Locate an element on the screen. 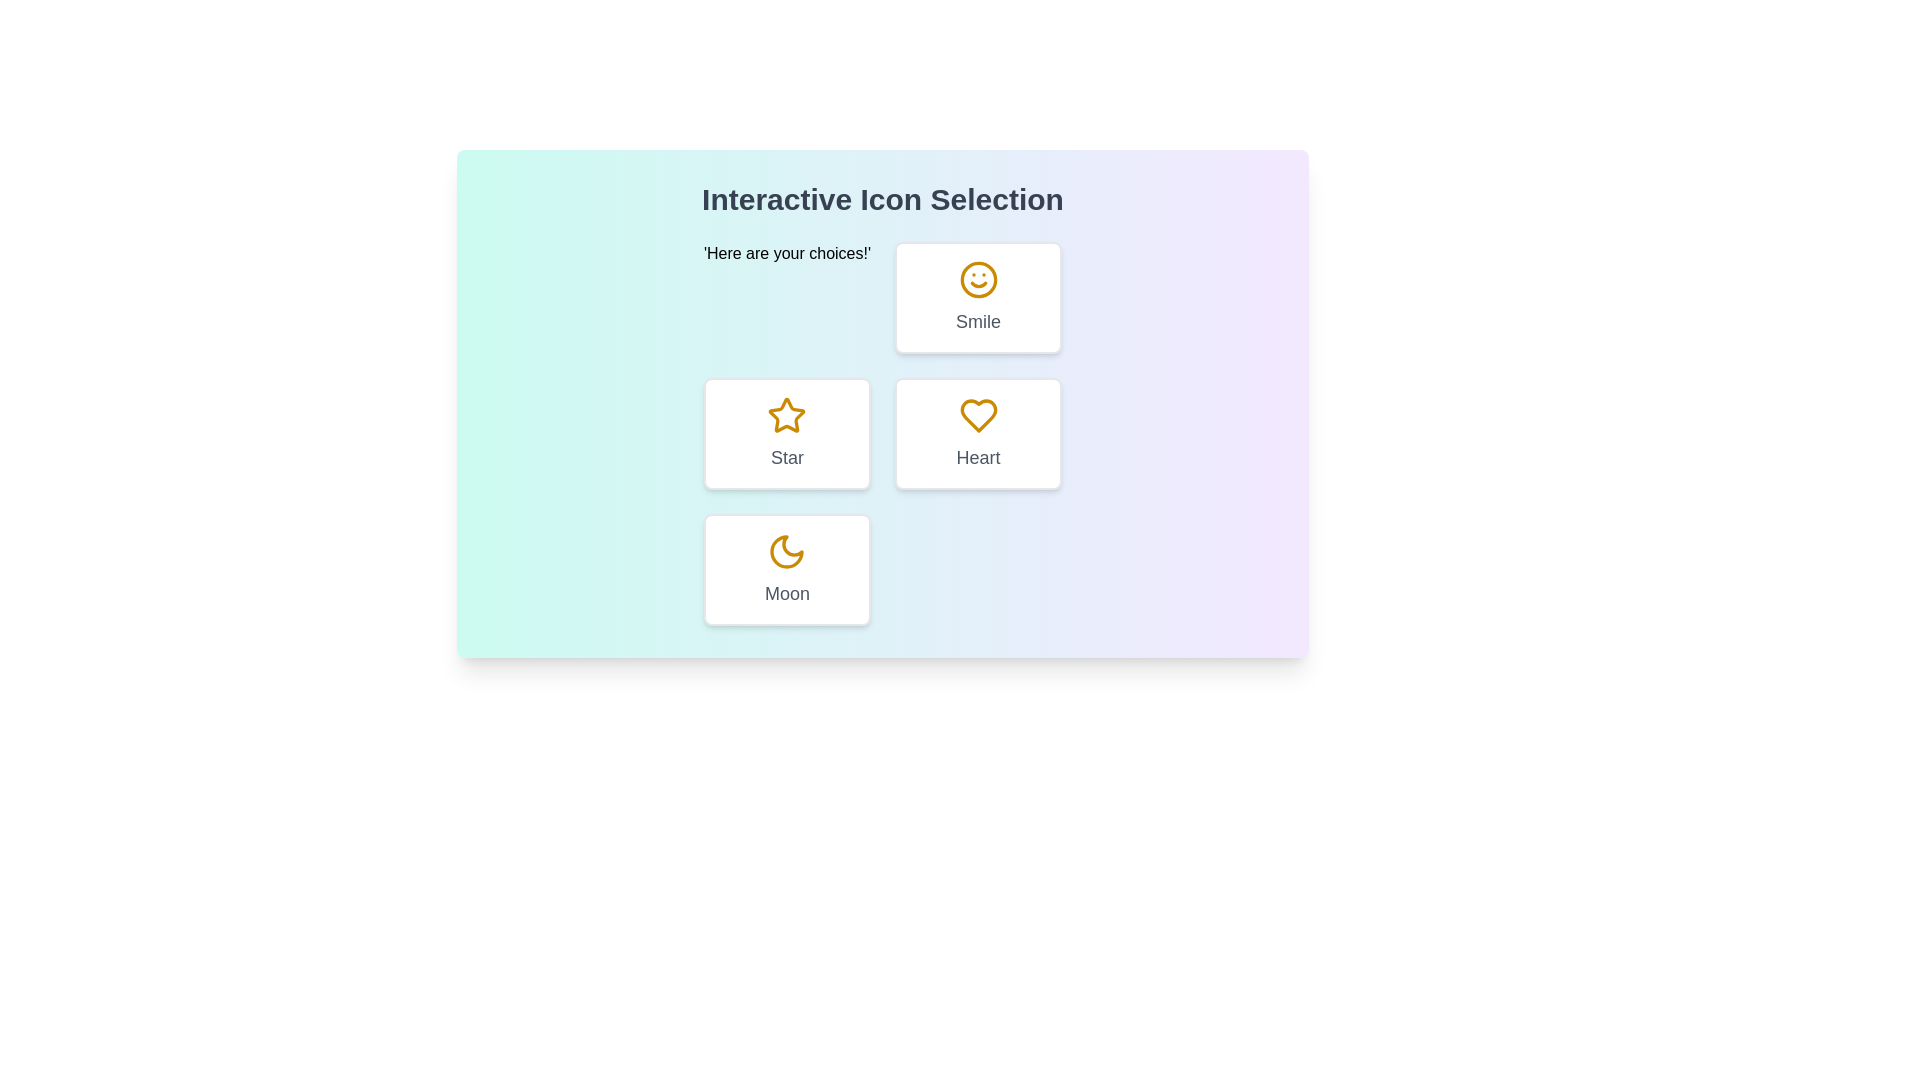  the 'Moon' interactive card/button is located at coordinates (786, 570).